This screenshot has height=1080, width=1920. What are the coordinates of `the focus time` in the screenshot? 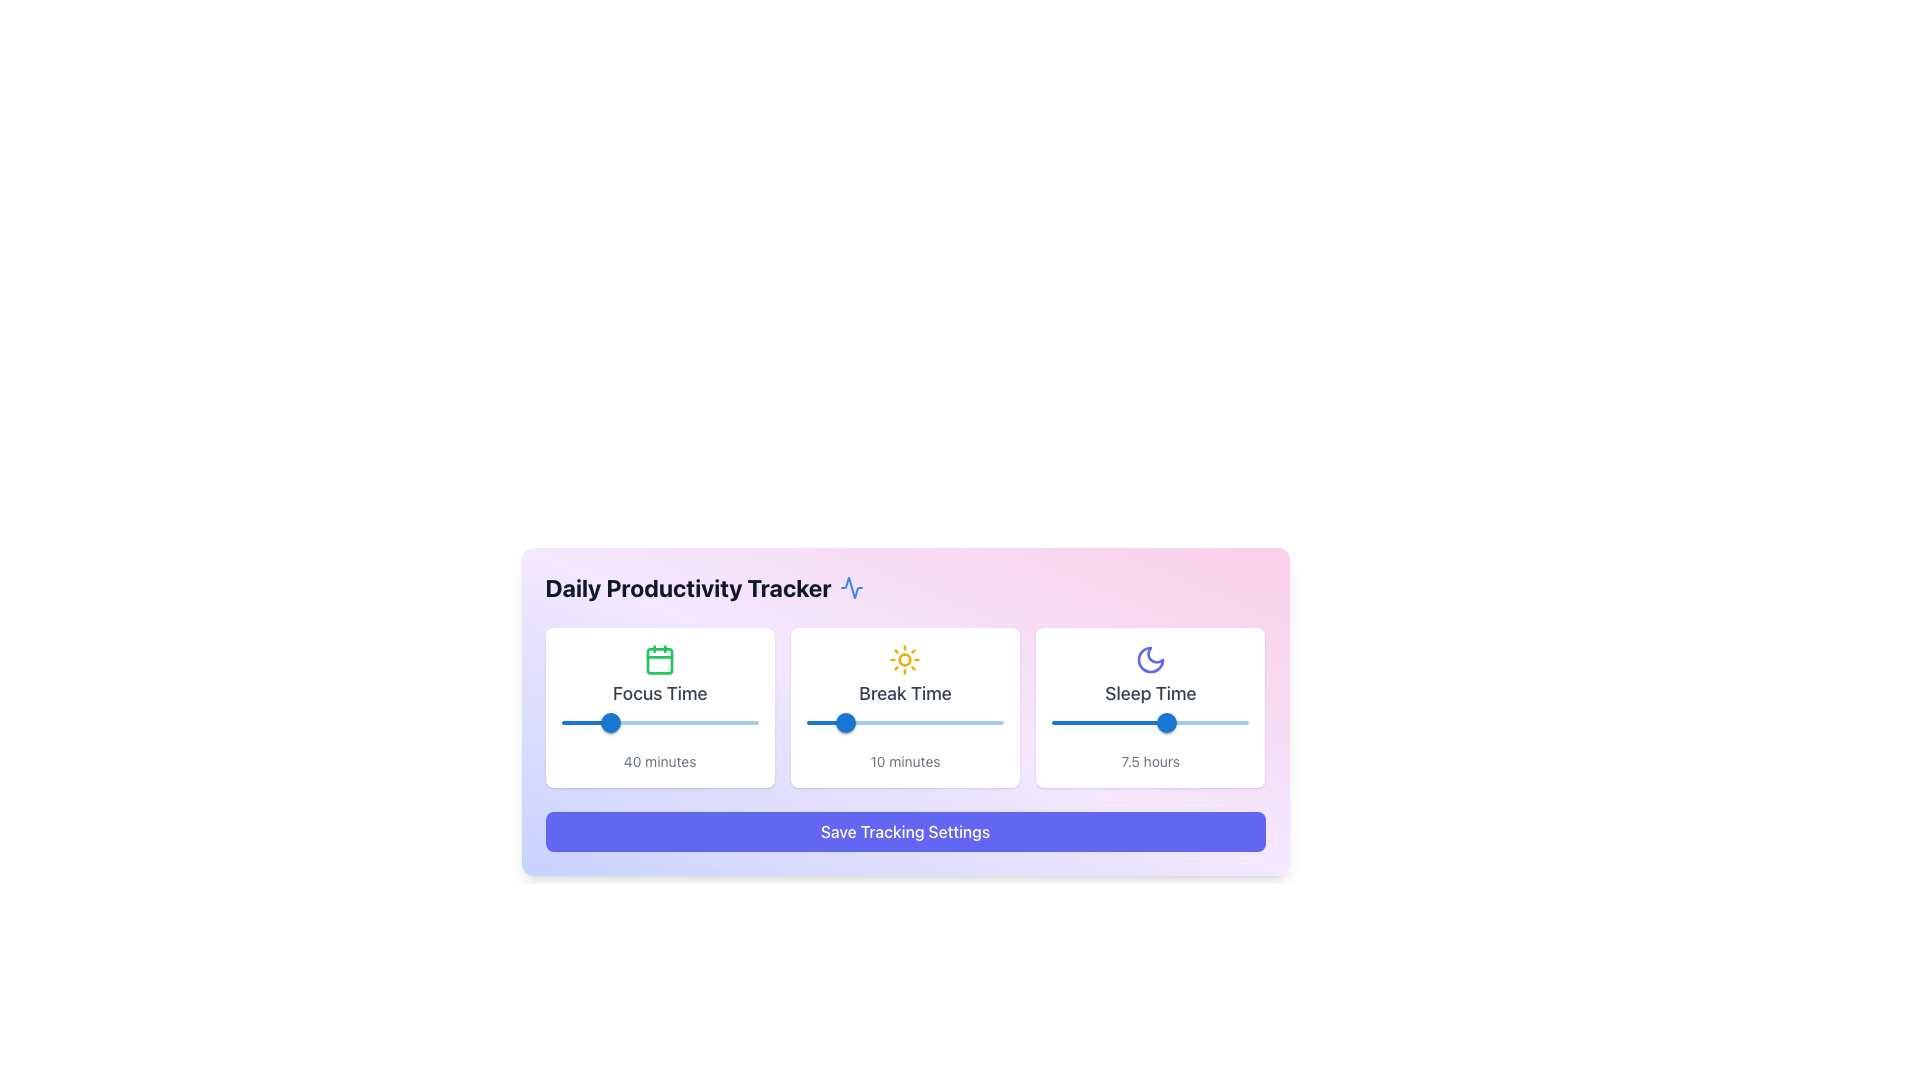 It's located at (738, 722).